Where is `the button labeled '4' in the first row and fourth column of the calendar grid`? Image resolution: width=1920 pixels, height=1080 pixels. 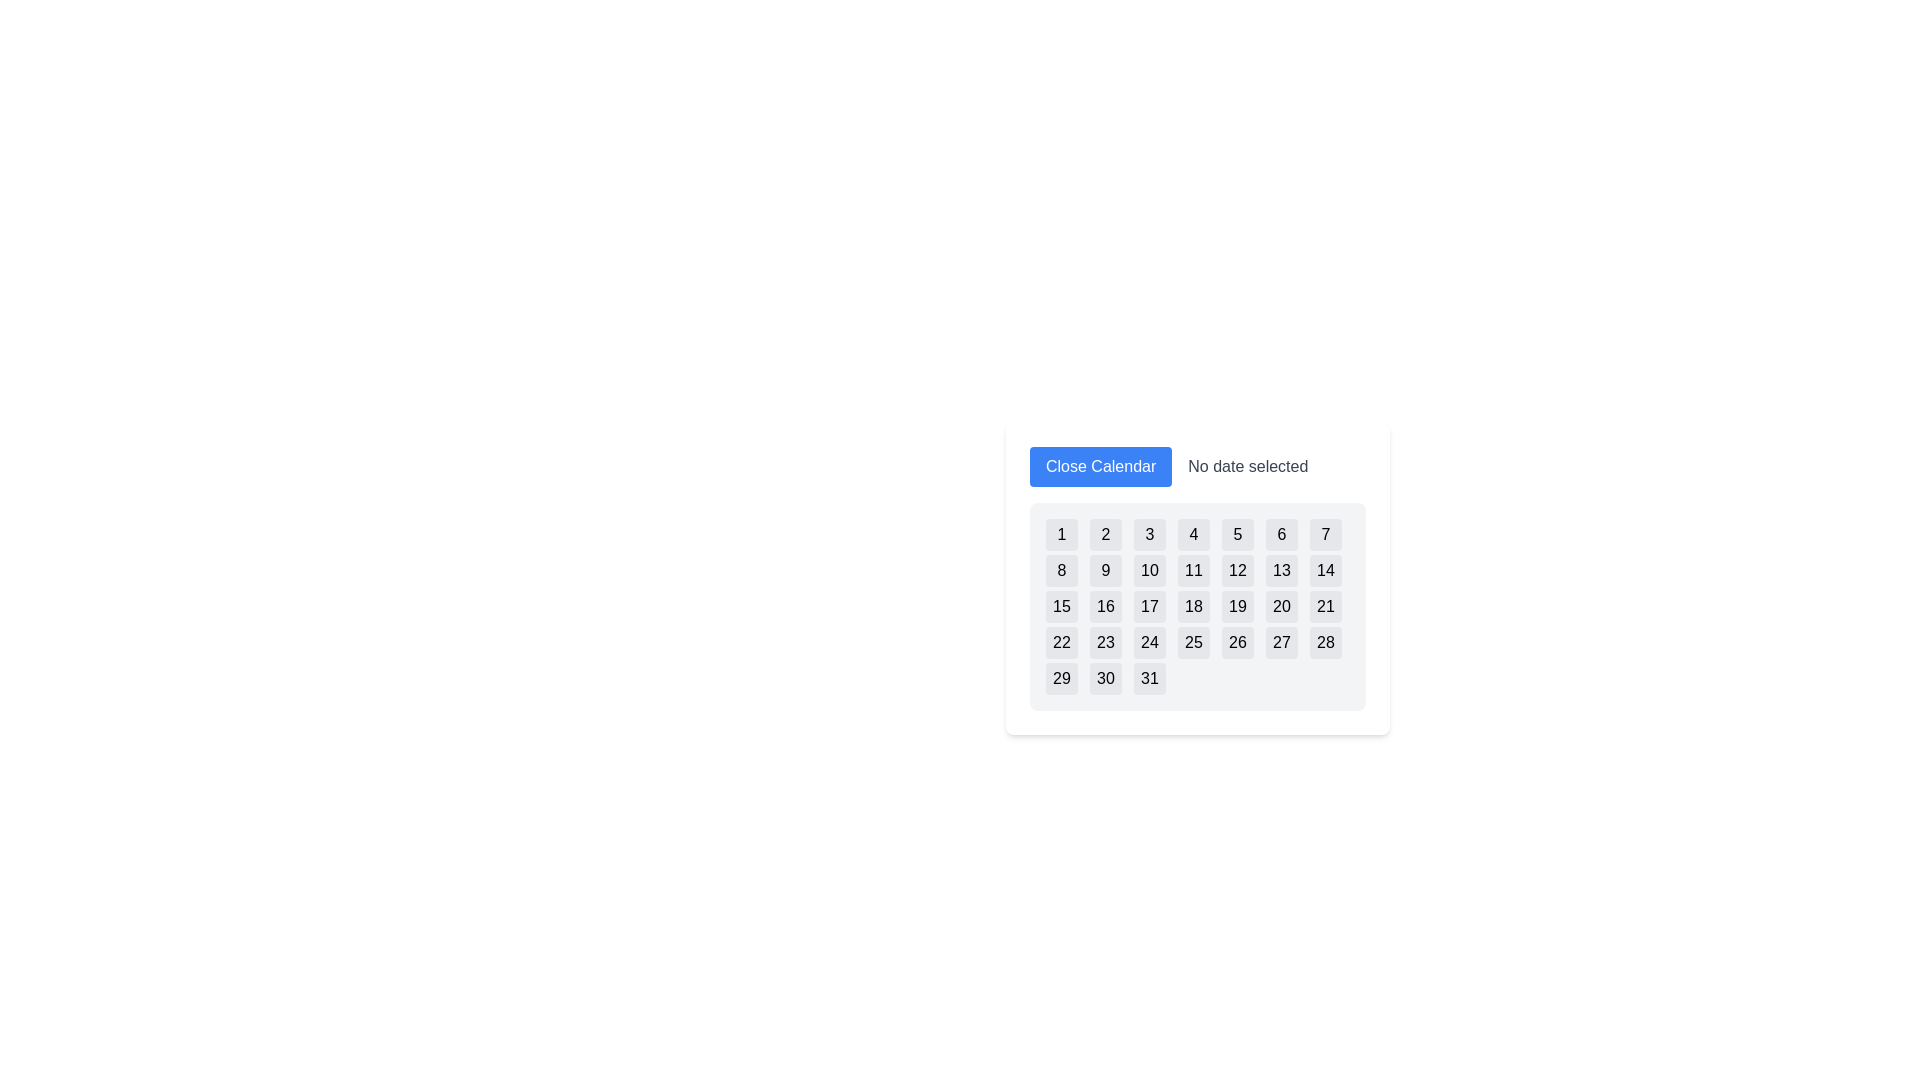 the button labeled '4' in the first row and fourth column of the calendar grid is located at coordinates (1194, 534).